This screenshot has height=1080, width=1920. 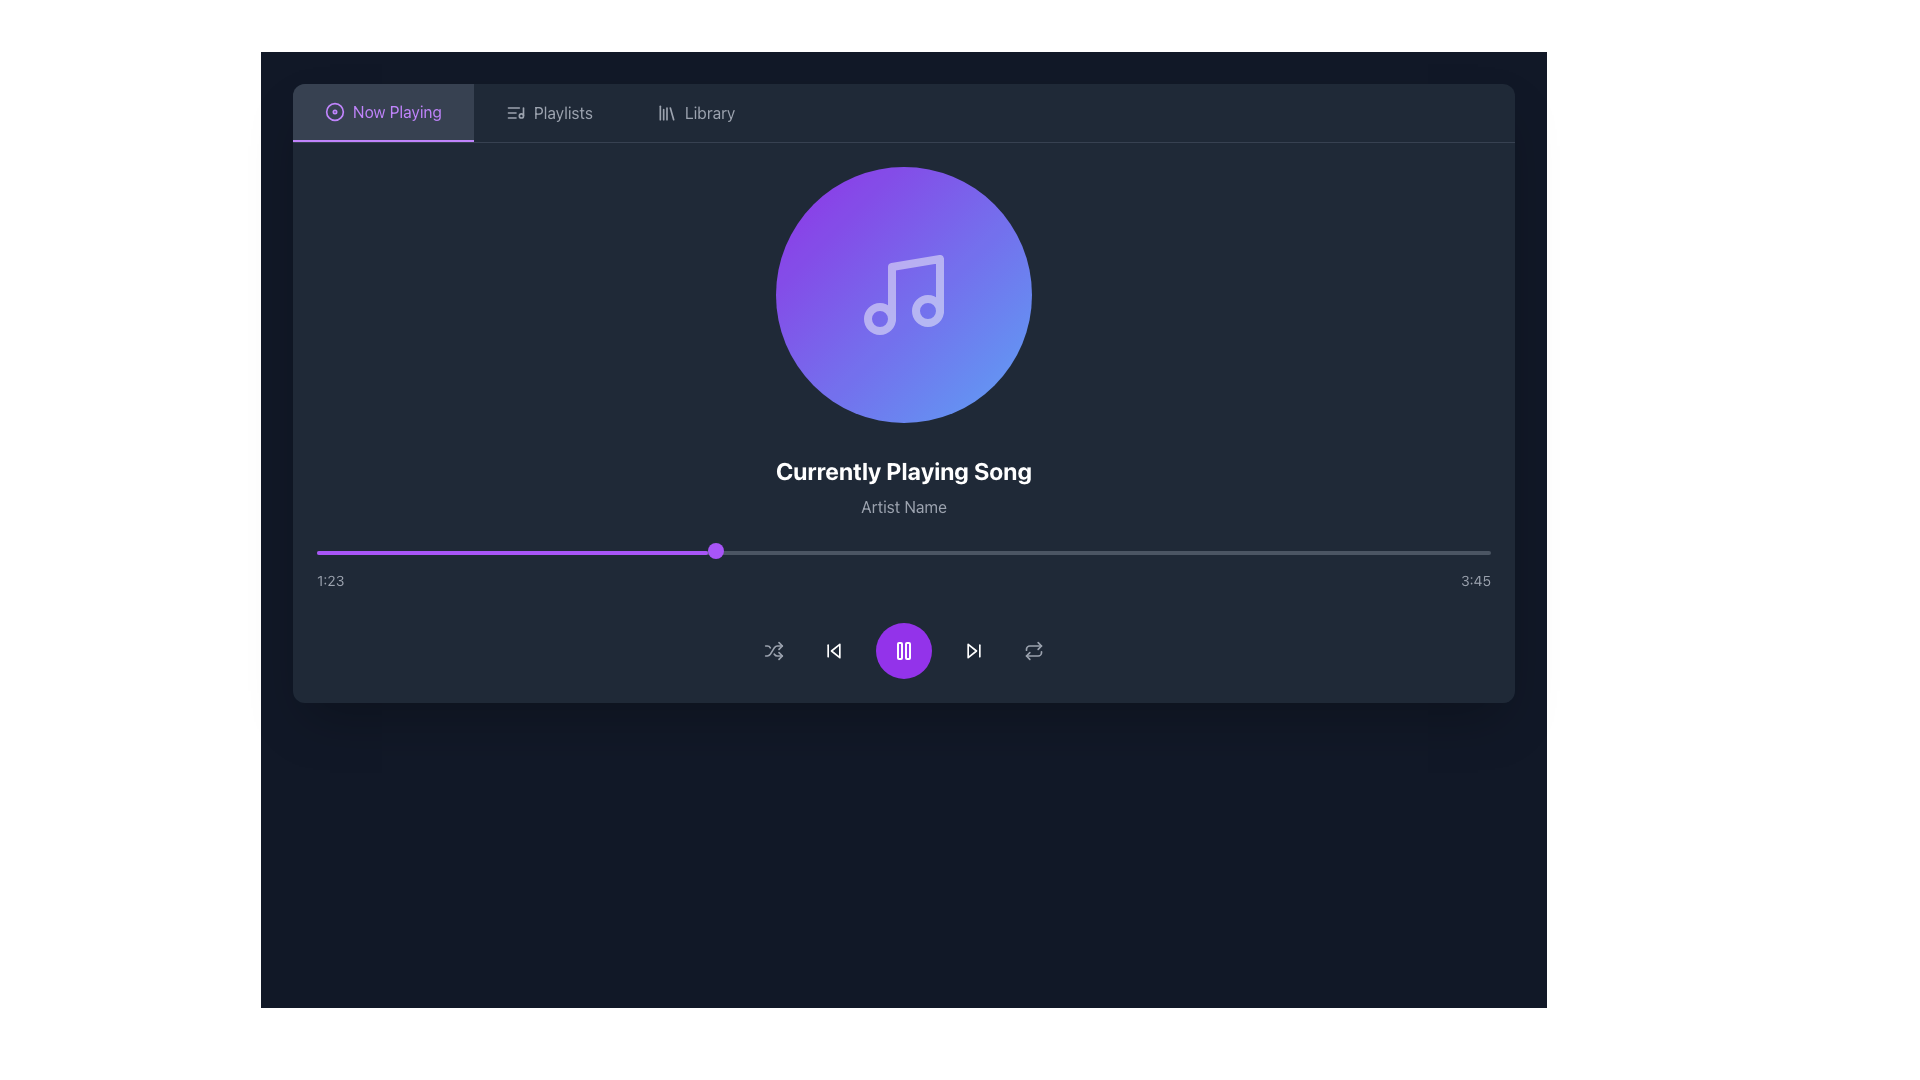 What do you see at coordinates (834, 651) in the screenshot?
I see `the 'skip back' button located in the bottom-center control bar, which is the second button from the left in the sequence of playback control buttons, to skip back in media playback` at bounding box center [834, 651].